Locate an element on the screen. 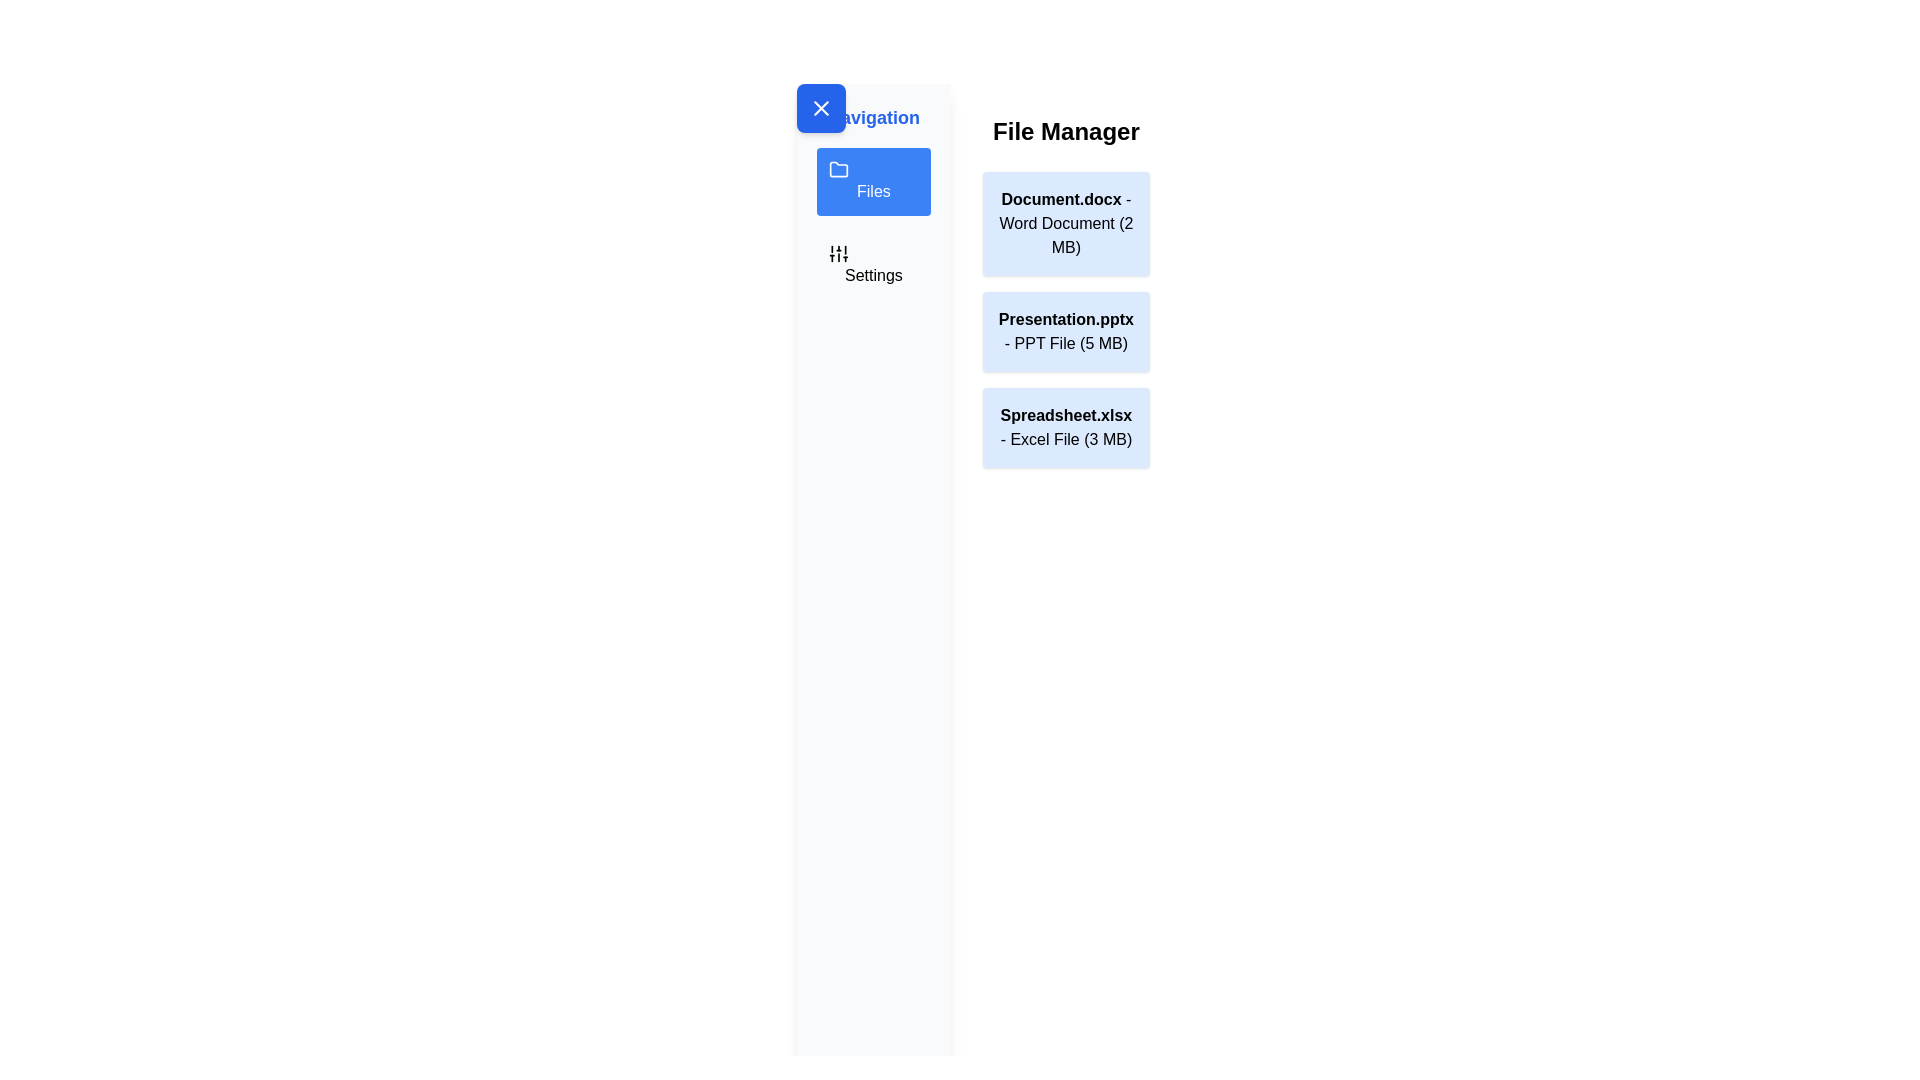 This screenshot has height=1080, width=1920. the text label indicating the file name 'Spreadsheet.xlsx - Excel File (3 MB)' located in the bottom-most file card on the right-hand side of the page for reading is located at coordinates (1065, 414).